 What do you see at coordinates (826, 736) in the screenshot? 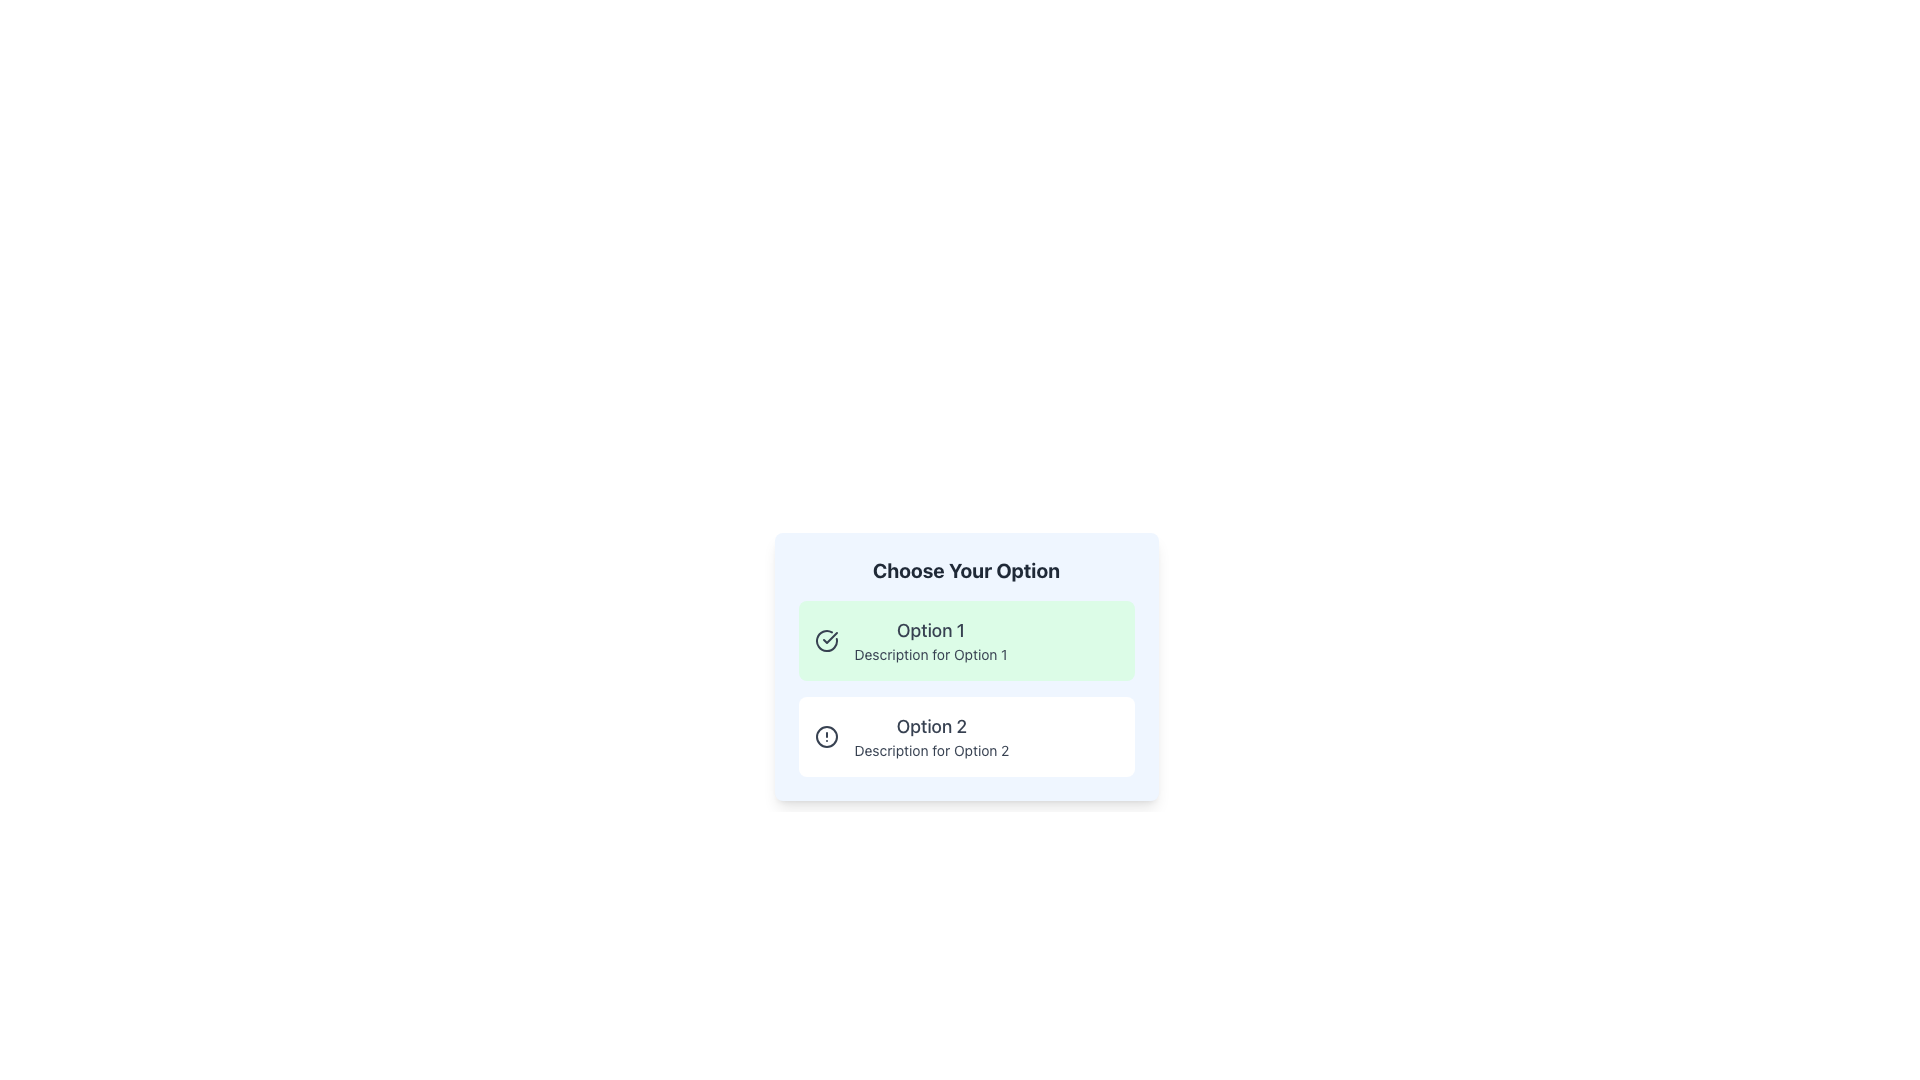
I see `the circular vector graphic that is part of the alert icon indicating that 'Option 2' requires attention` at bounding box center [826, 736].